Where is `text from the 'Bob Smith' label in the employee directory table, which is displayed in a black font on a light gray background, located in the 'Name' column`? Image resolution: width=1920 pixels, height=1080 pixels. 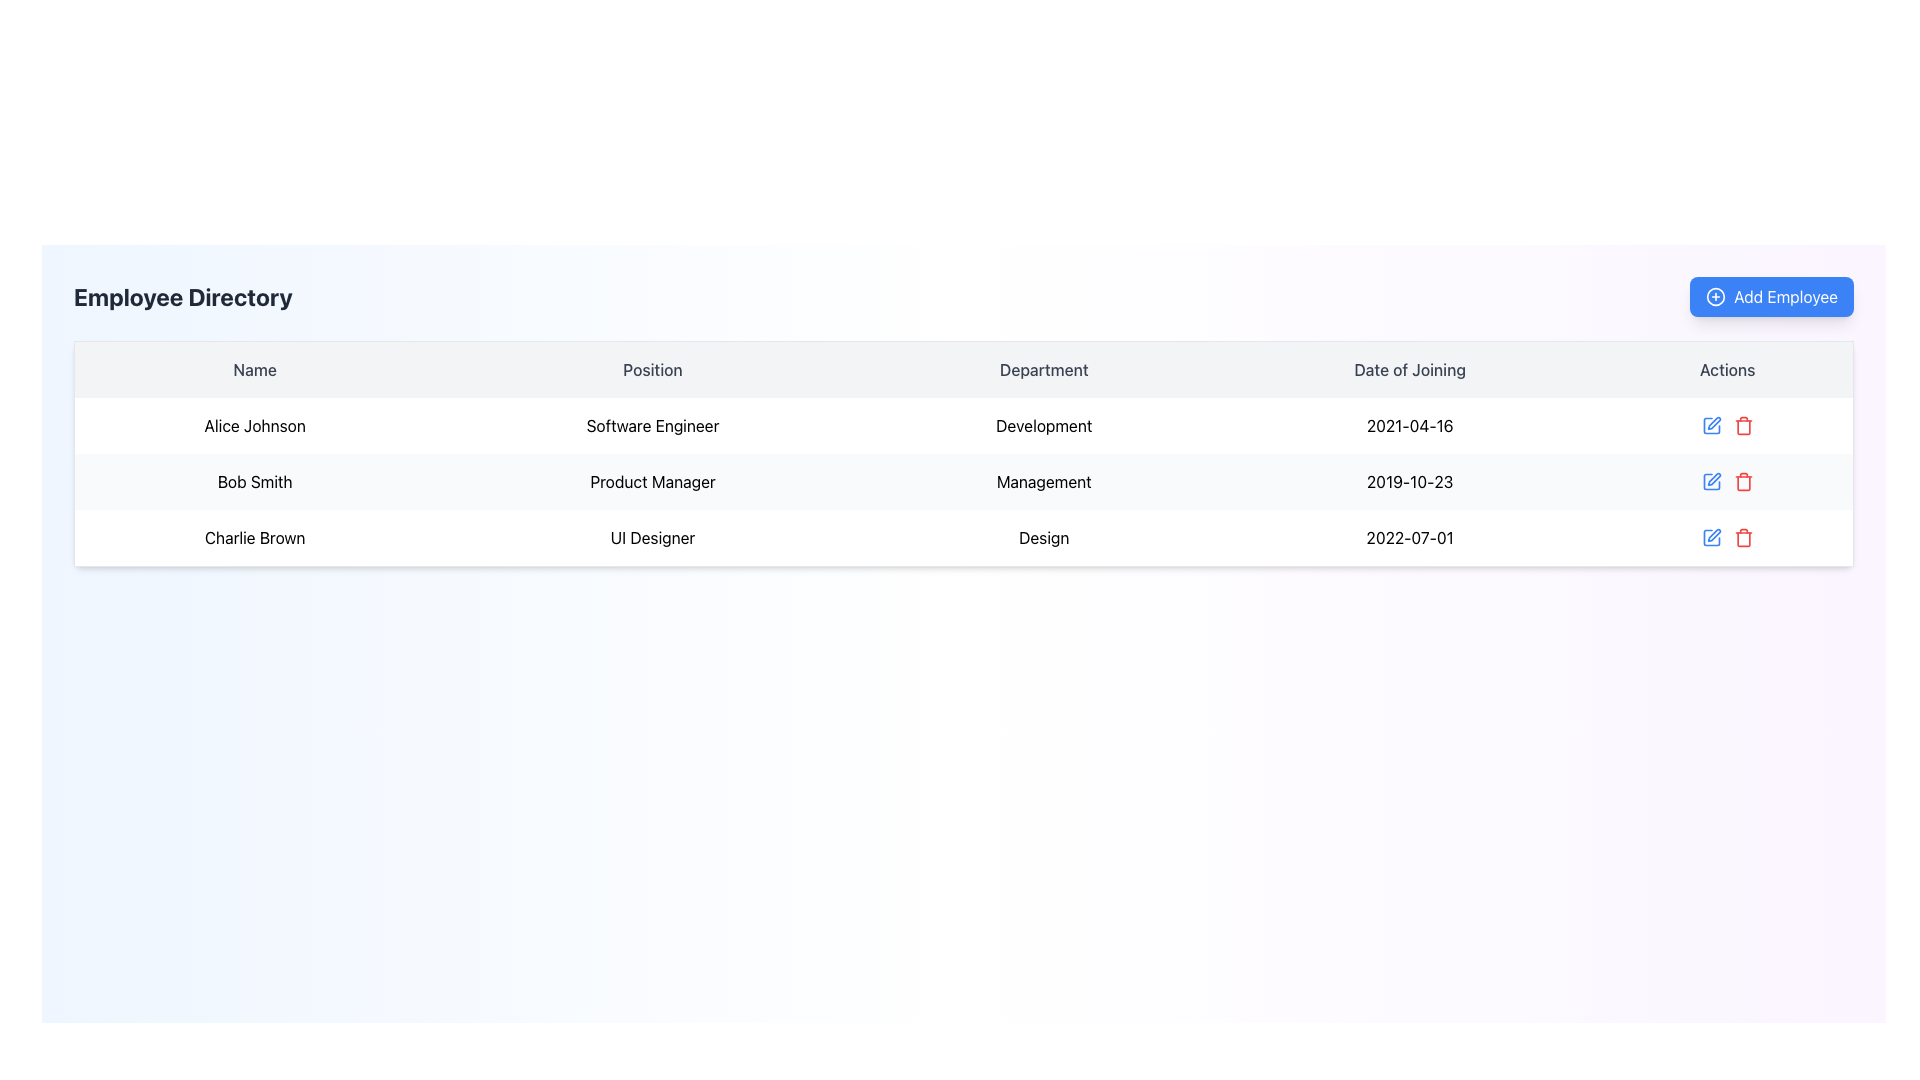
text from the 'Bob Smith' label in the employee directory table, which is displayed in a black font on a light gray background, located in the 'Name' column is located at coordinates (253, 482).